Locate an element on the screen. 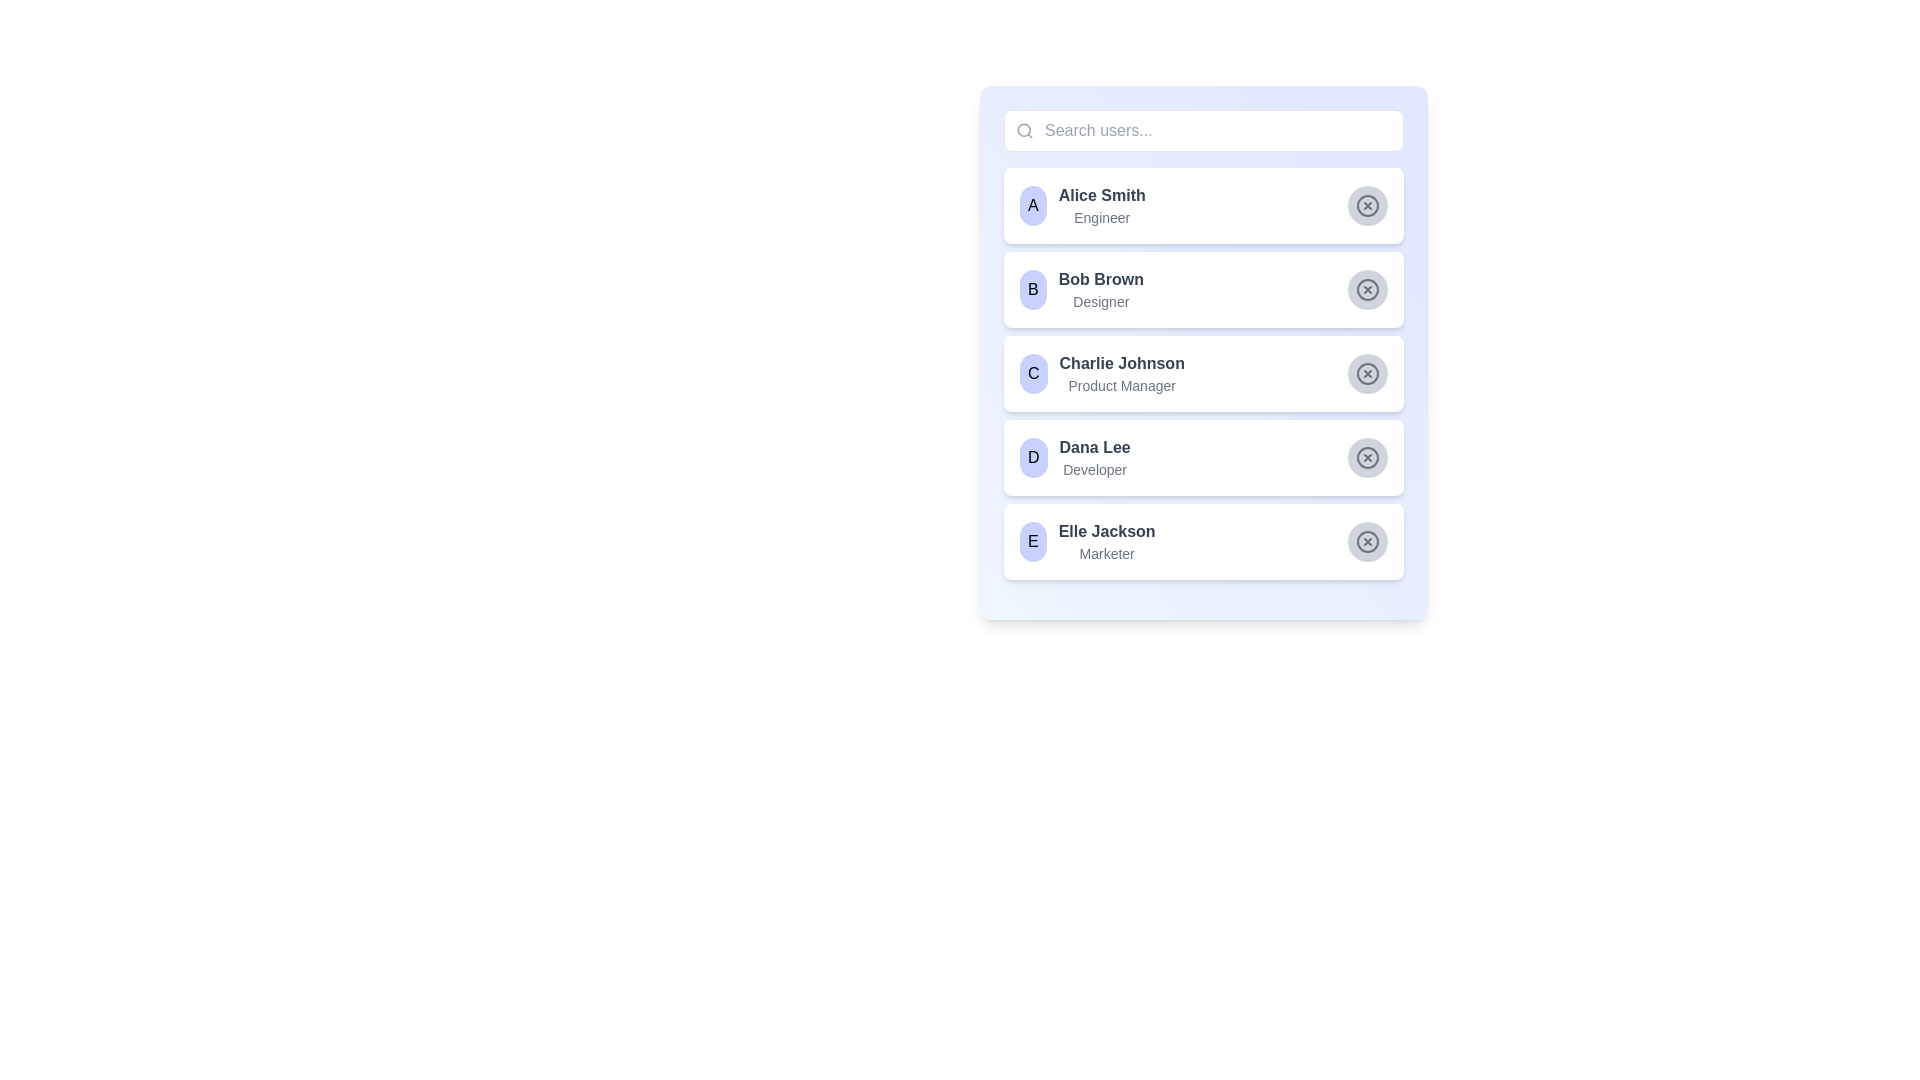 Image resolution: width=1920 pixels, height=1080 pixels. the Profile card displaying information for 'Charlie Johnson', which is the third item in the vertical list of user cards is located at coordinates (1203, 374).